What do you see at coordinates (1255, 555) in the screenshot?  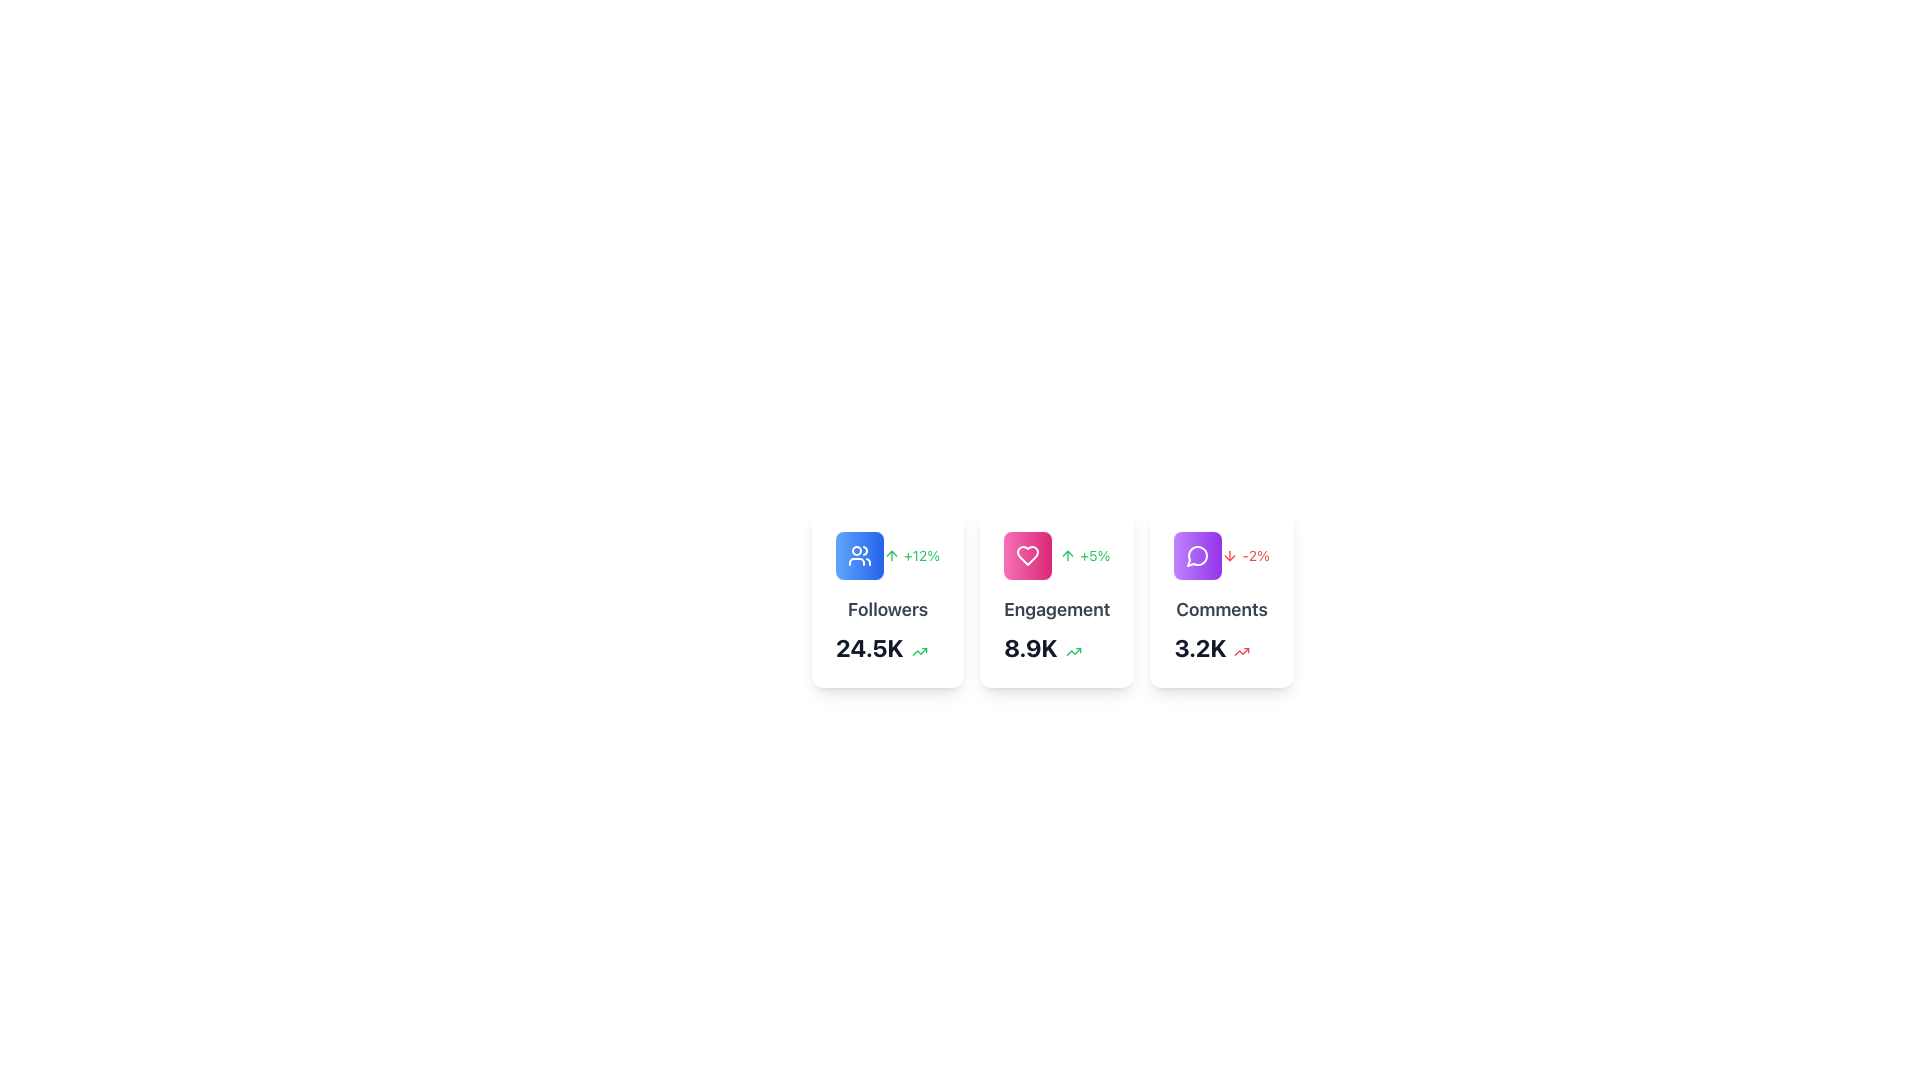 I see `the static text label displaying '-2%' in red color, located in the upper right portion of the third card labeled 'Comments'` at bounding box center [1255, 555].